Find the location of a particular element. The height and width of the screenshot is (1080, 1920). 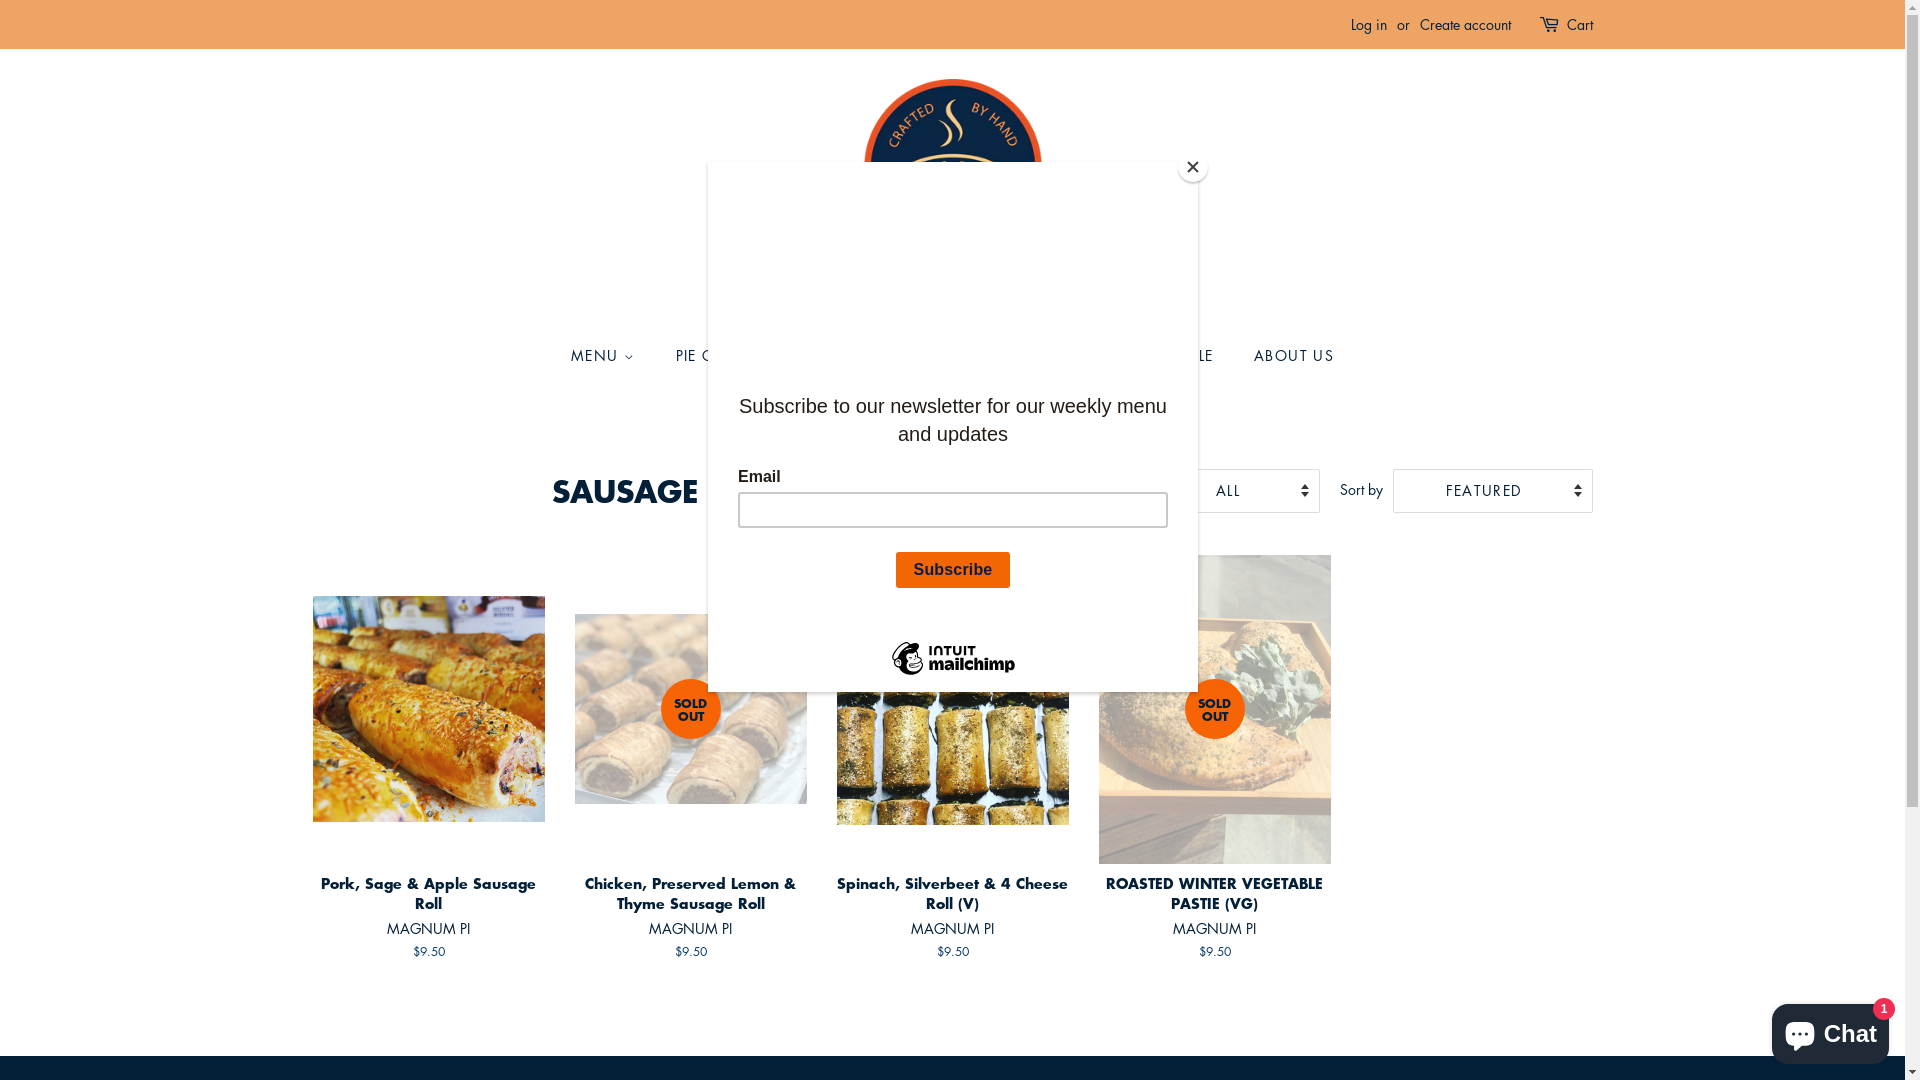

'Log in' is located at coordinates (1349, 23).